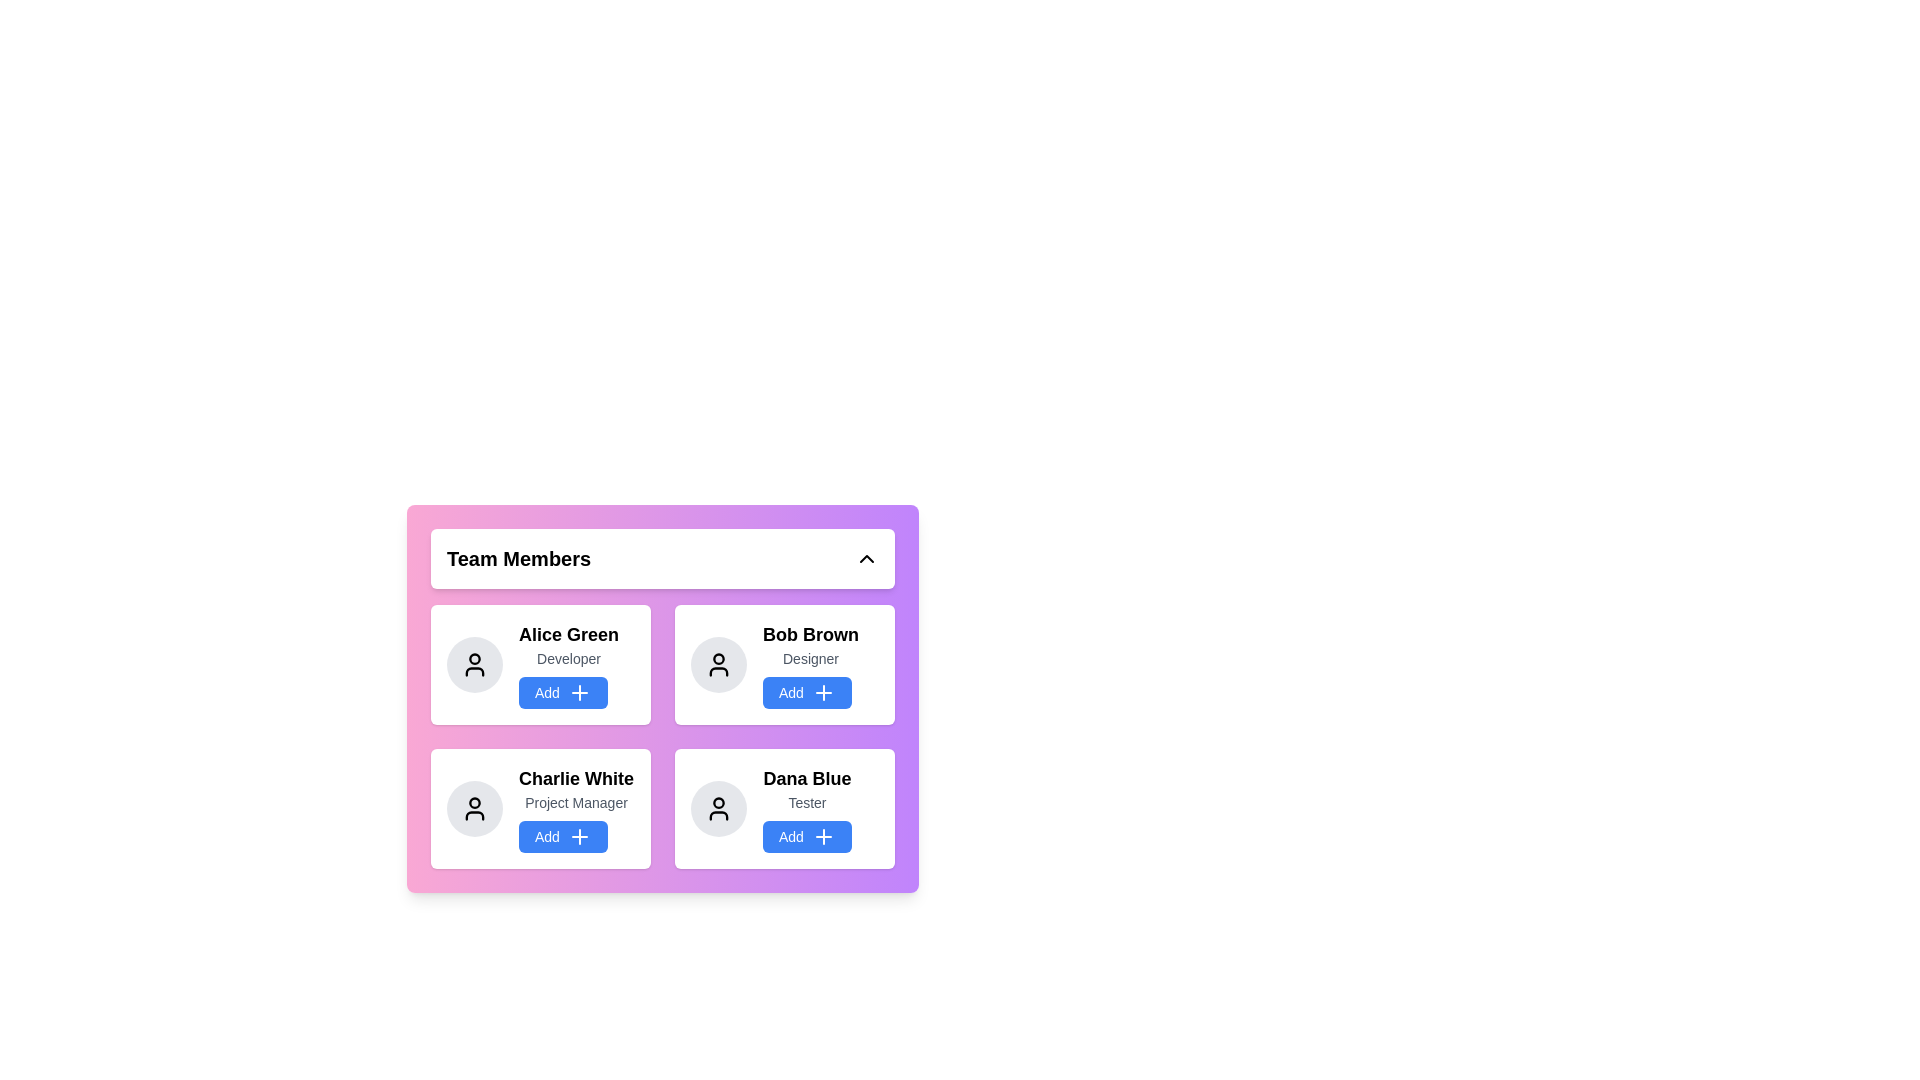 This screenshot has height=1080, width=1920. I want to click on the 'Add' button located in the lower-right corner of the card labeled 'Bob Brown' to initiate the add action, so click(823, 692).